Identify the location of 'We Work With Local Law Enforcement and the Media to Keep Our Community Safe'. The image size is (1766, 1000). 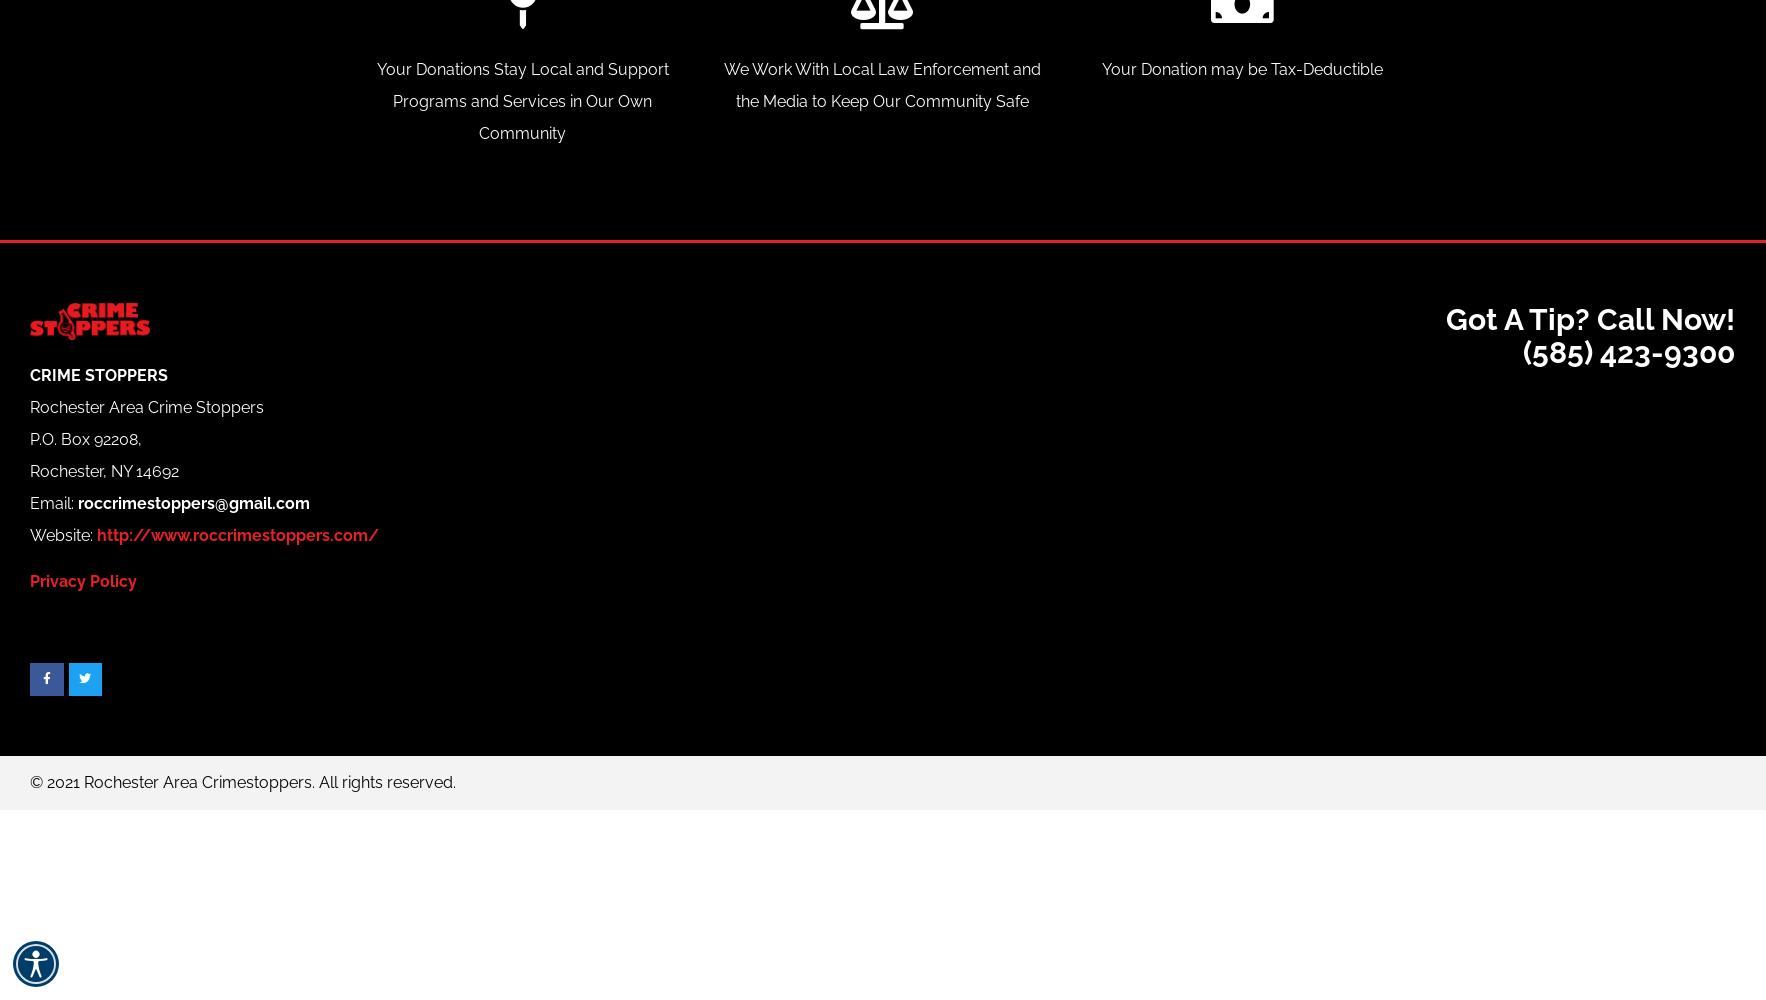
(882, 83).